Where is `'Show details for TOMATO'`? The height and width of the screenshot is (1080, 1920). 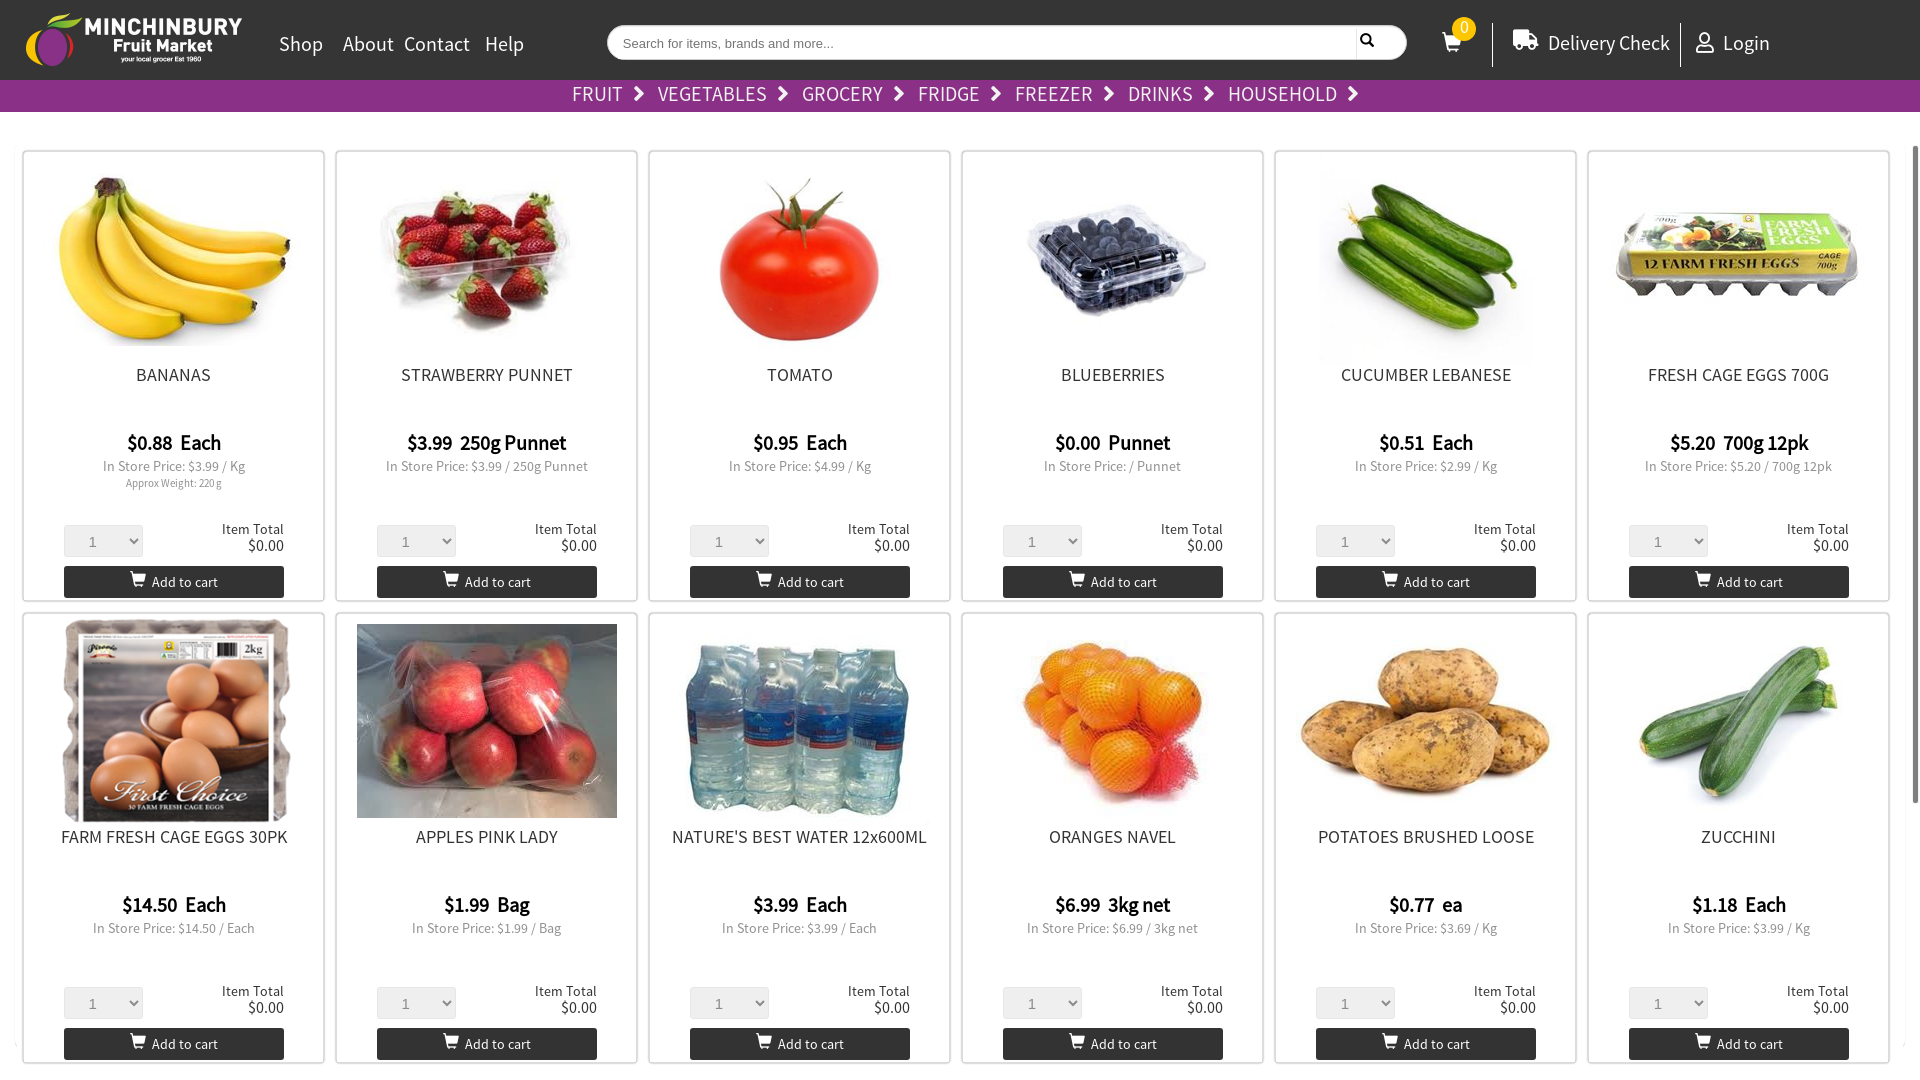
'Show details for TOMATO' is located at coordinates (800, 257).